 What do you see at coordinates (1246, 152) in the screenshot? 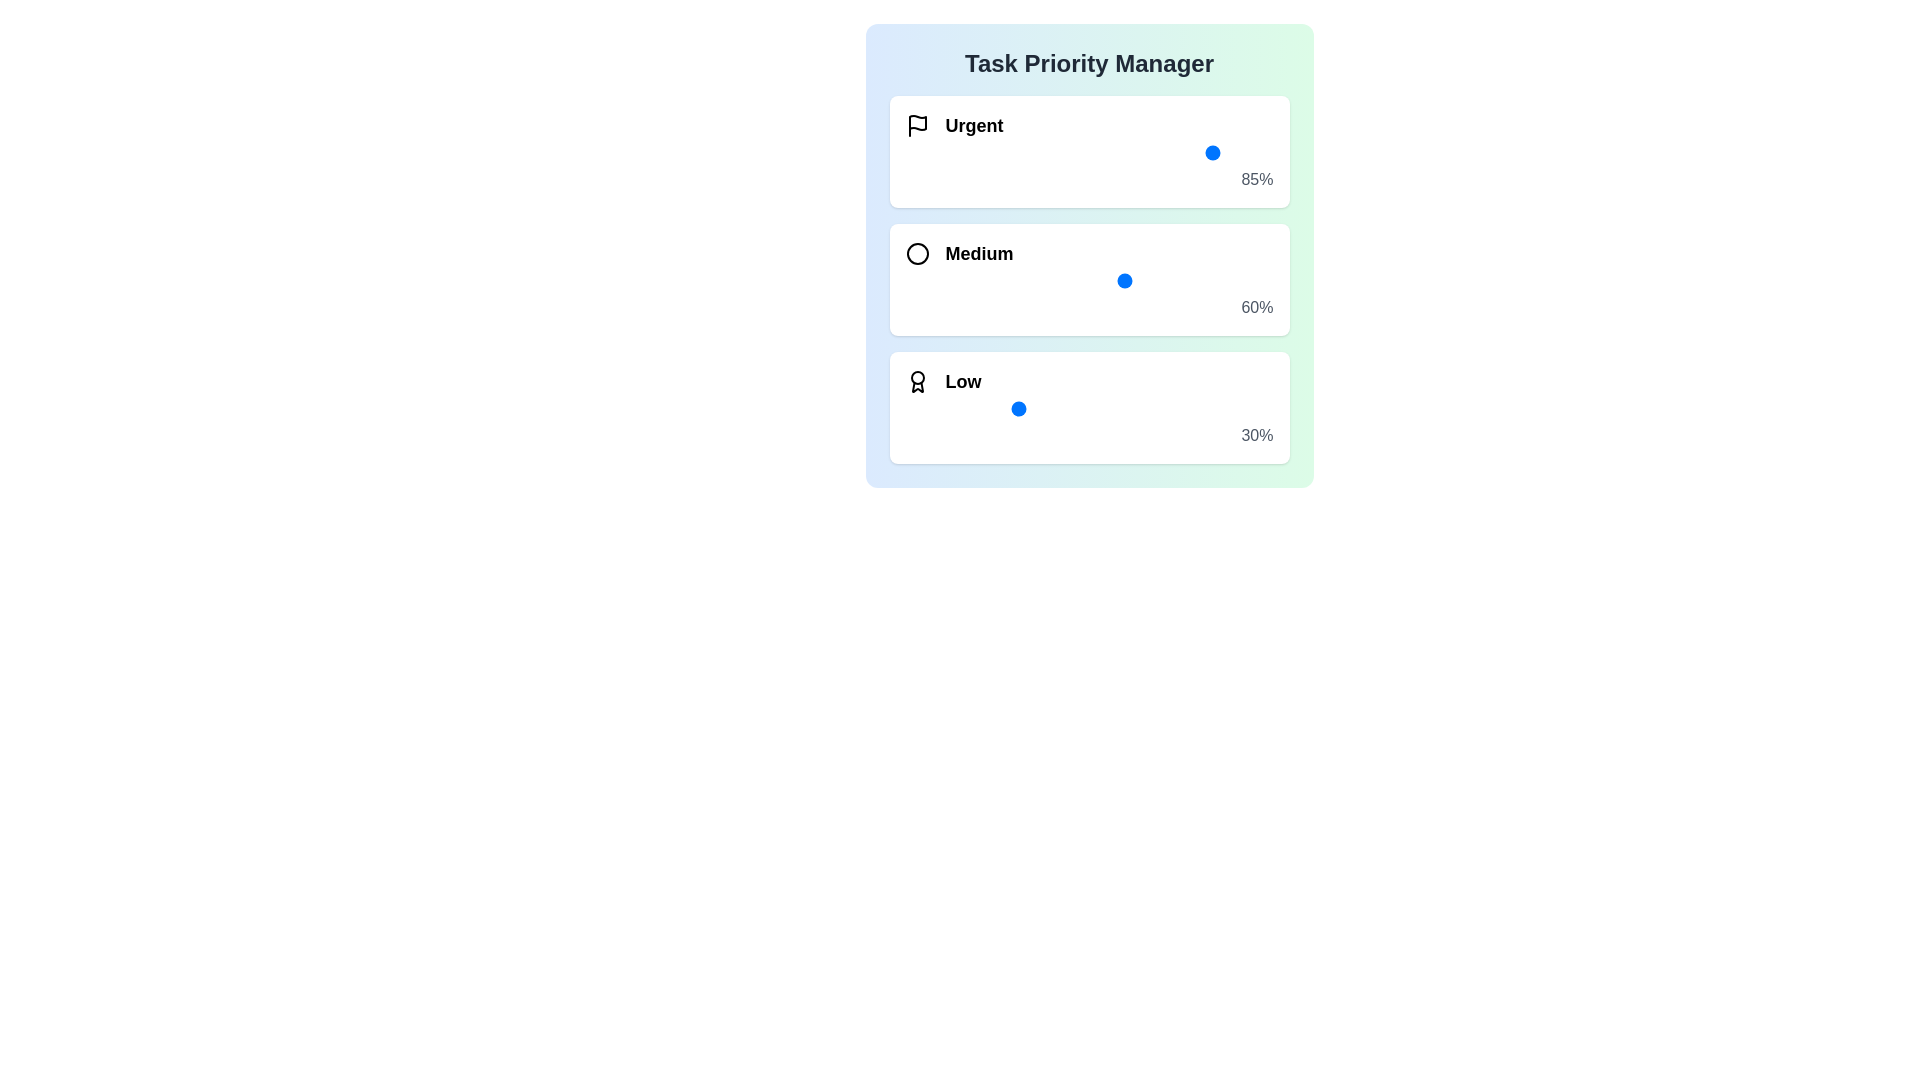
I see `the priority slider for the 'Urgent' task to 93%` at bounding box center [1246, 152].